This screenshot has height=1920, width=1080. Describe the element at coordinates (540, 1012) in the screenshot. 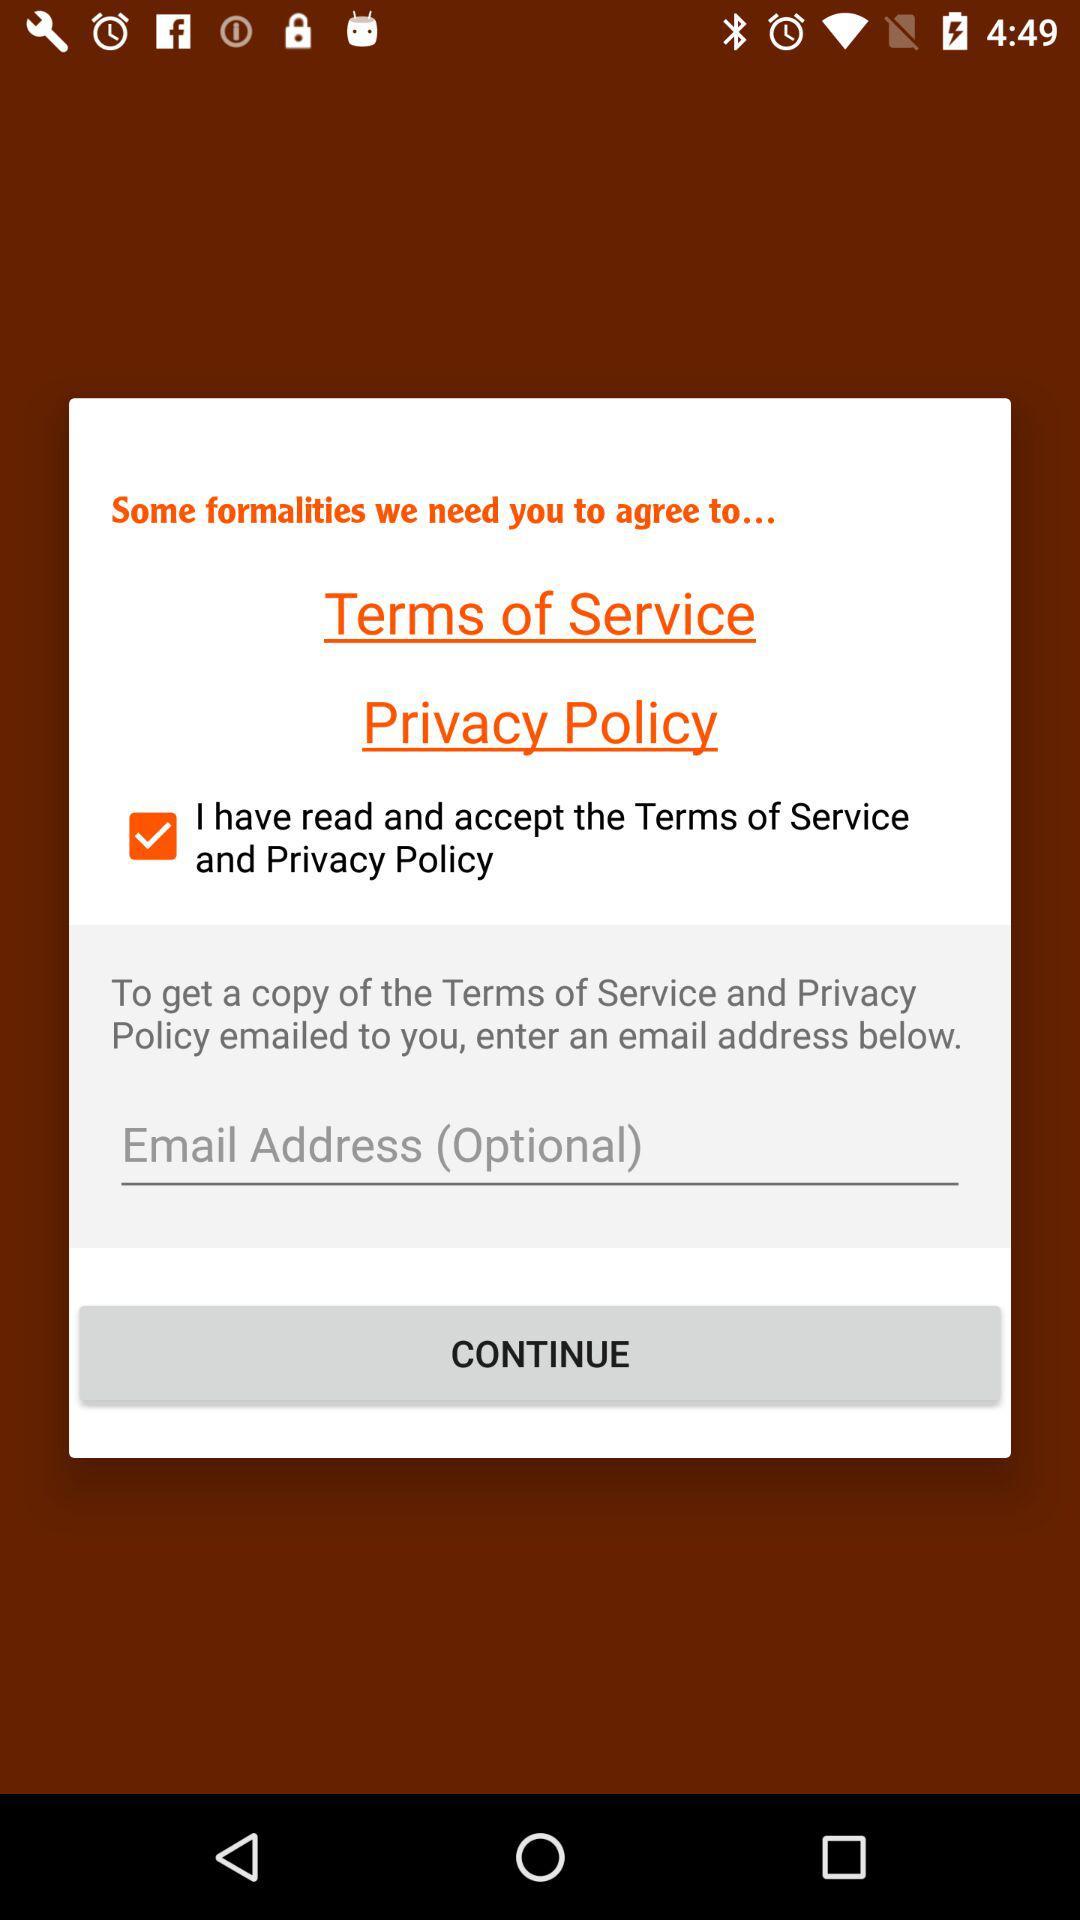

I see `to get a icon` at that location.